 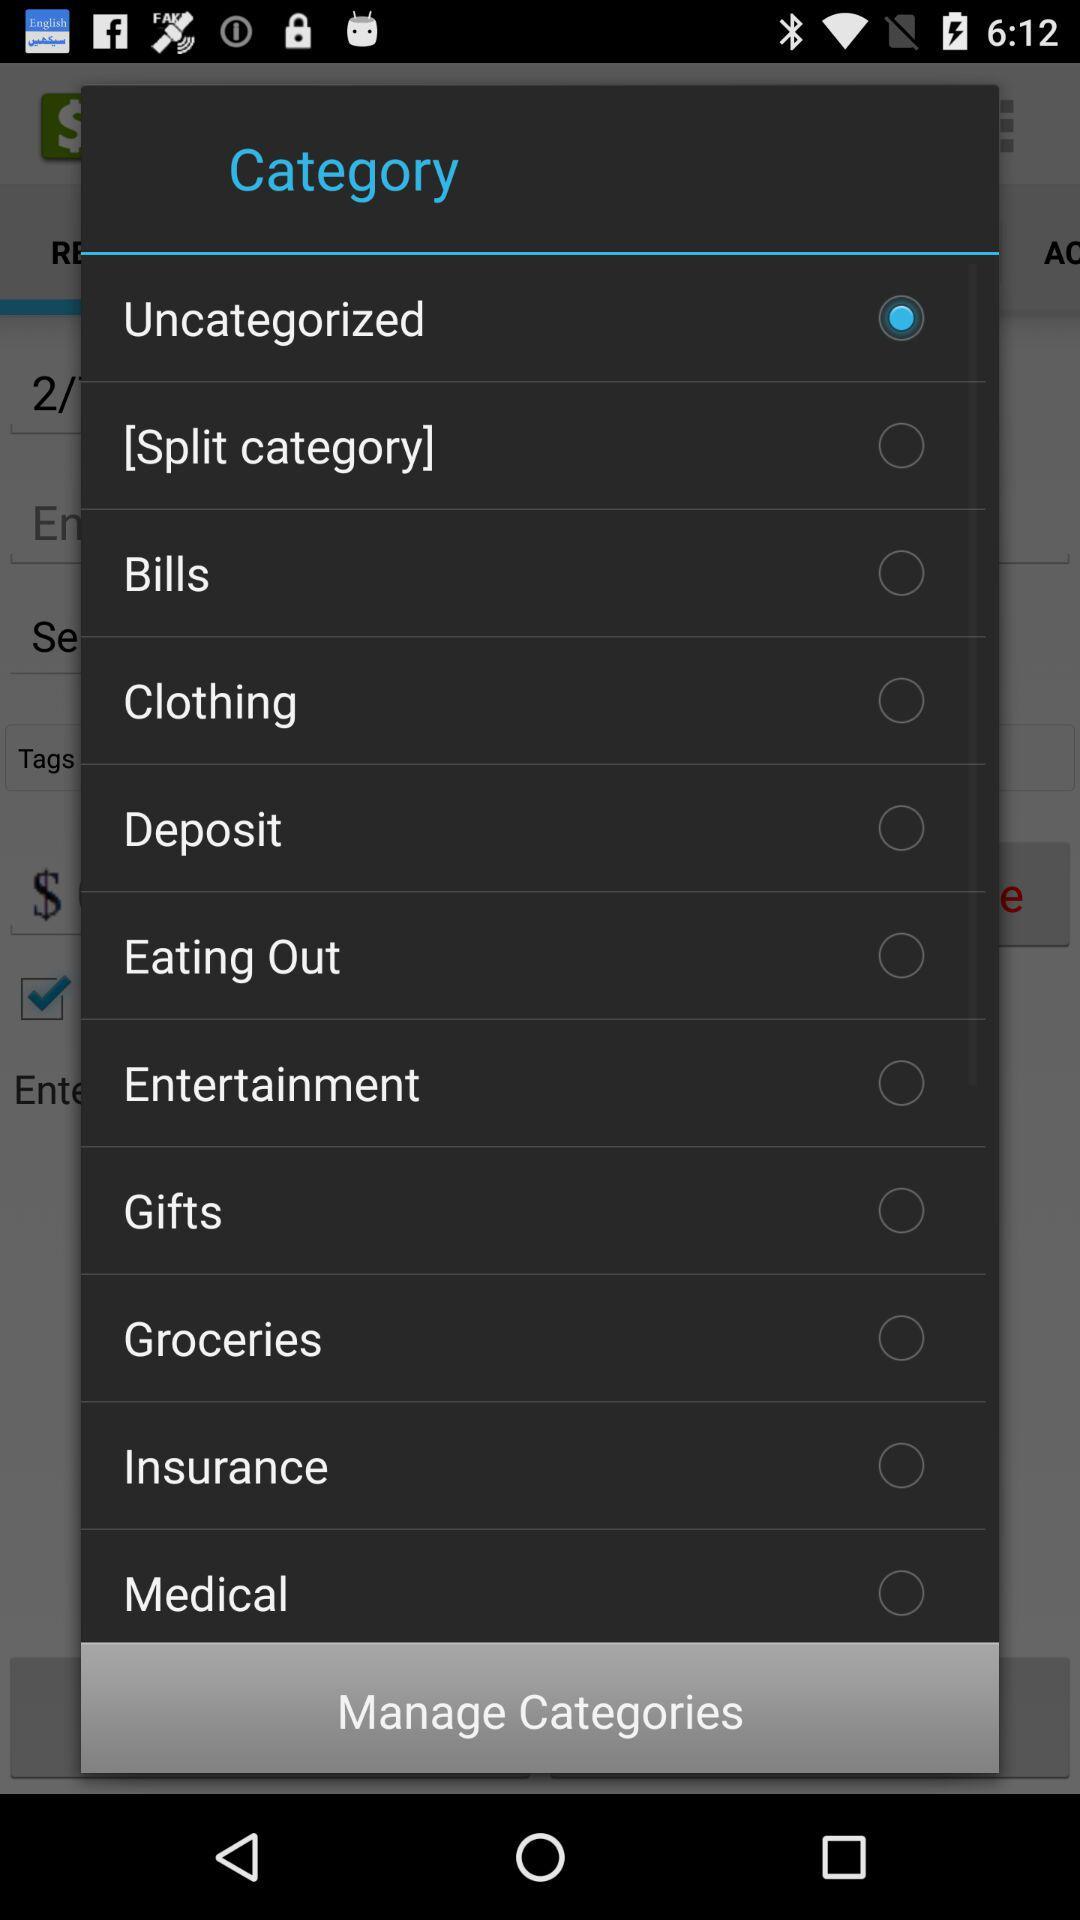 What do you see at coordinates (532, 700) in the screenshot?
I see `the item above the deposit item` at bounding box center [532, 700].